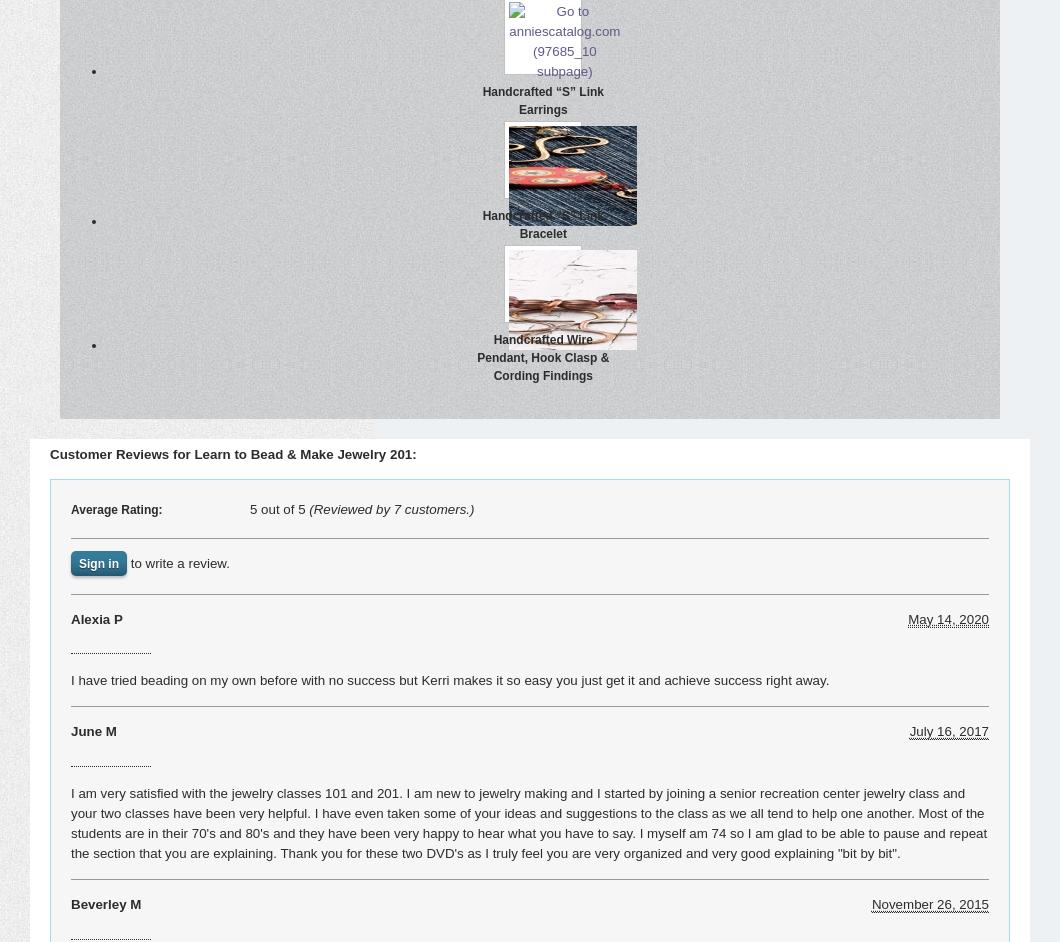  Describe the element at coordinates (396, 508) in the screenshot. I see `'7'` at that location.